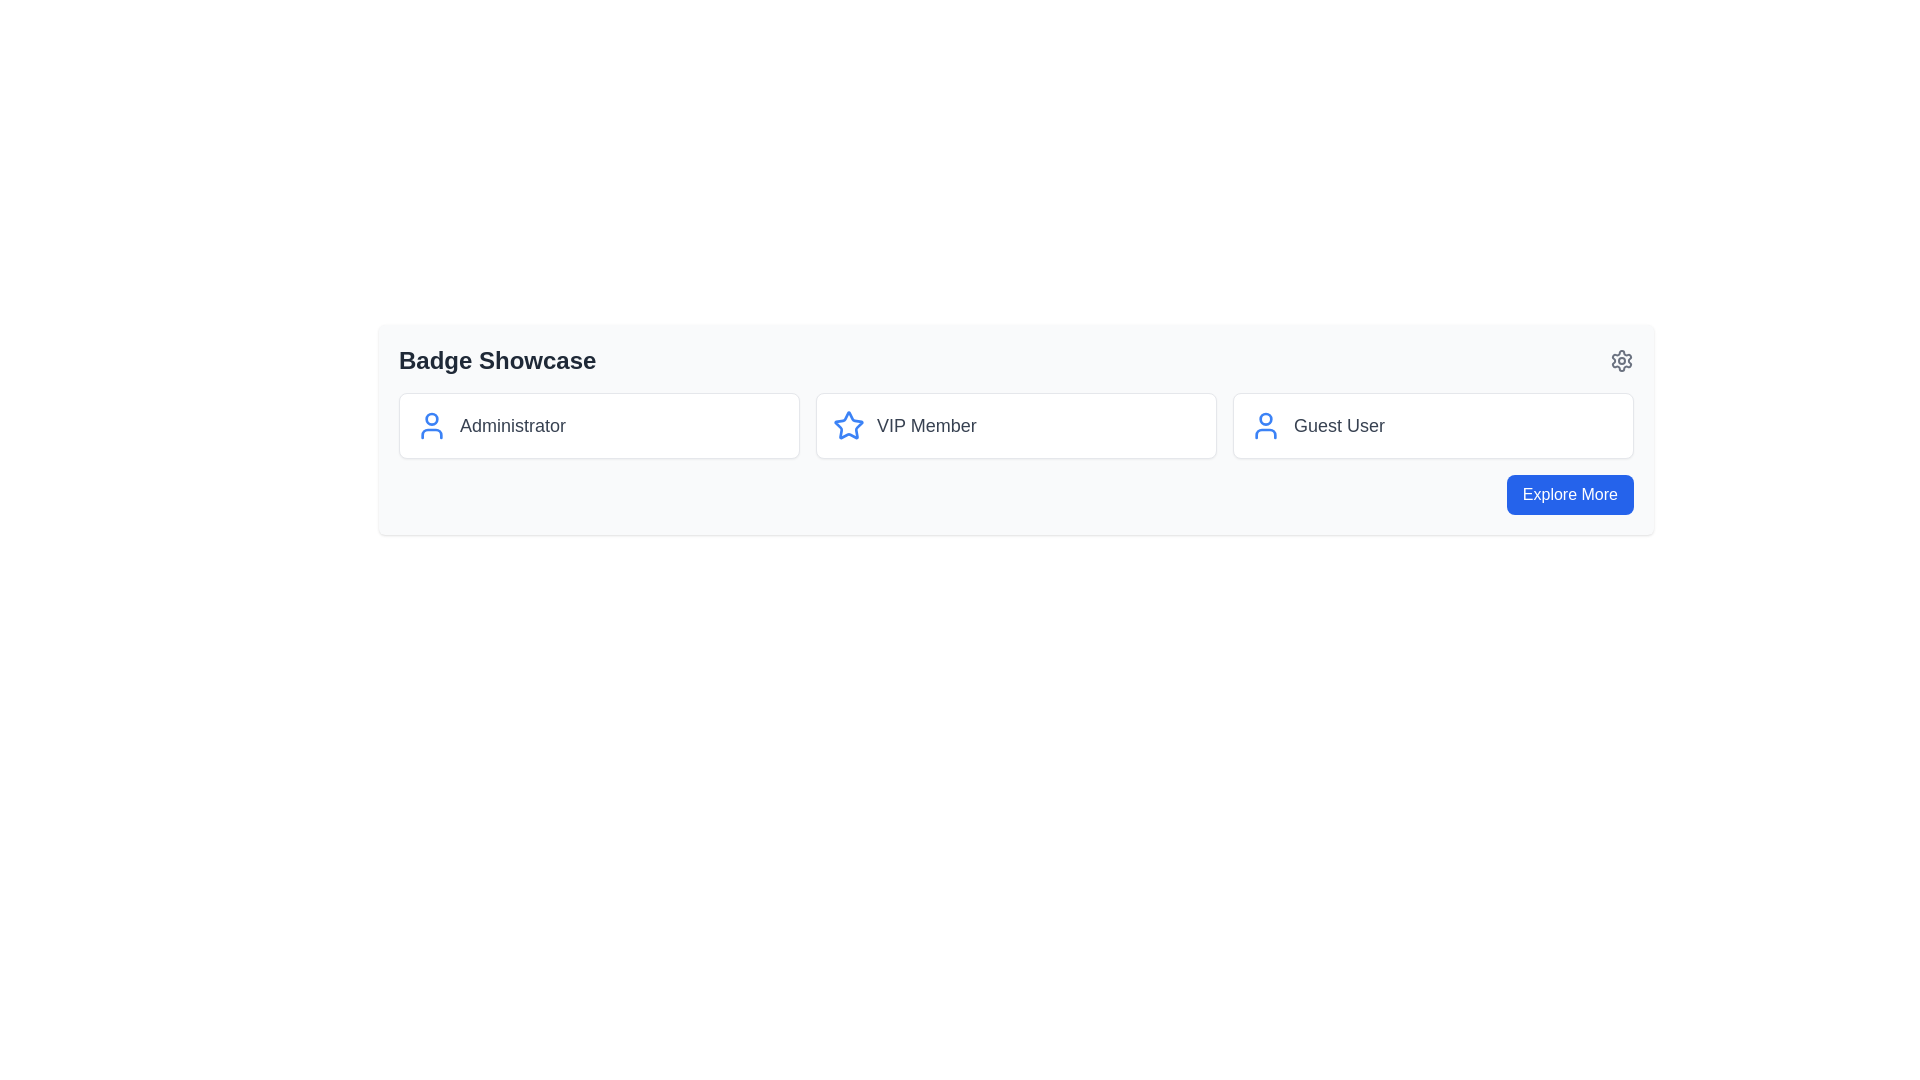  Describe the element at coordinates (849, 424) in the screenshot. I see `the blue star-shaped icon located on the 'VIP Member' card, which is the second card from the left in a horizontal list of cards` at that location.